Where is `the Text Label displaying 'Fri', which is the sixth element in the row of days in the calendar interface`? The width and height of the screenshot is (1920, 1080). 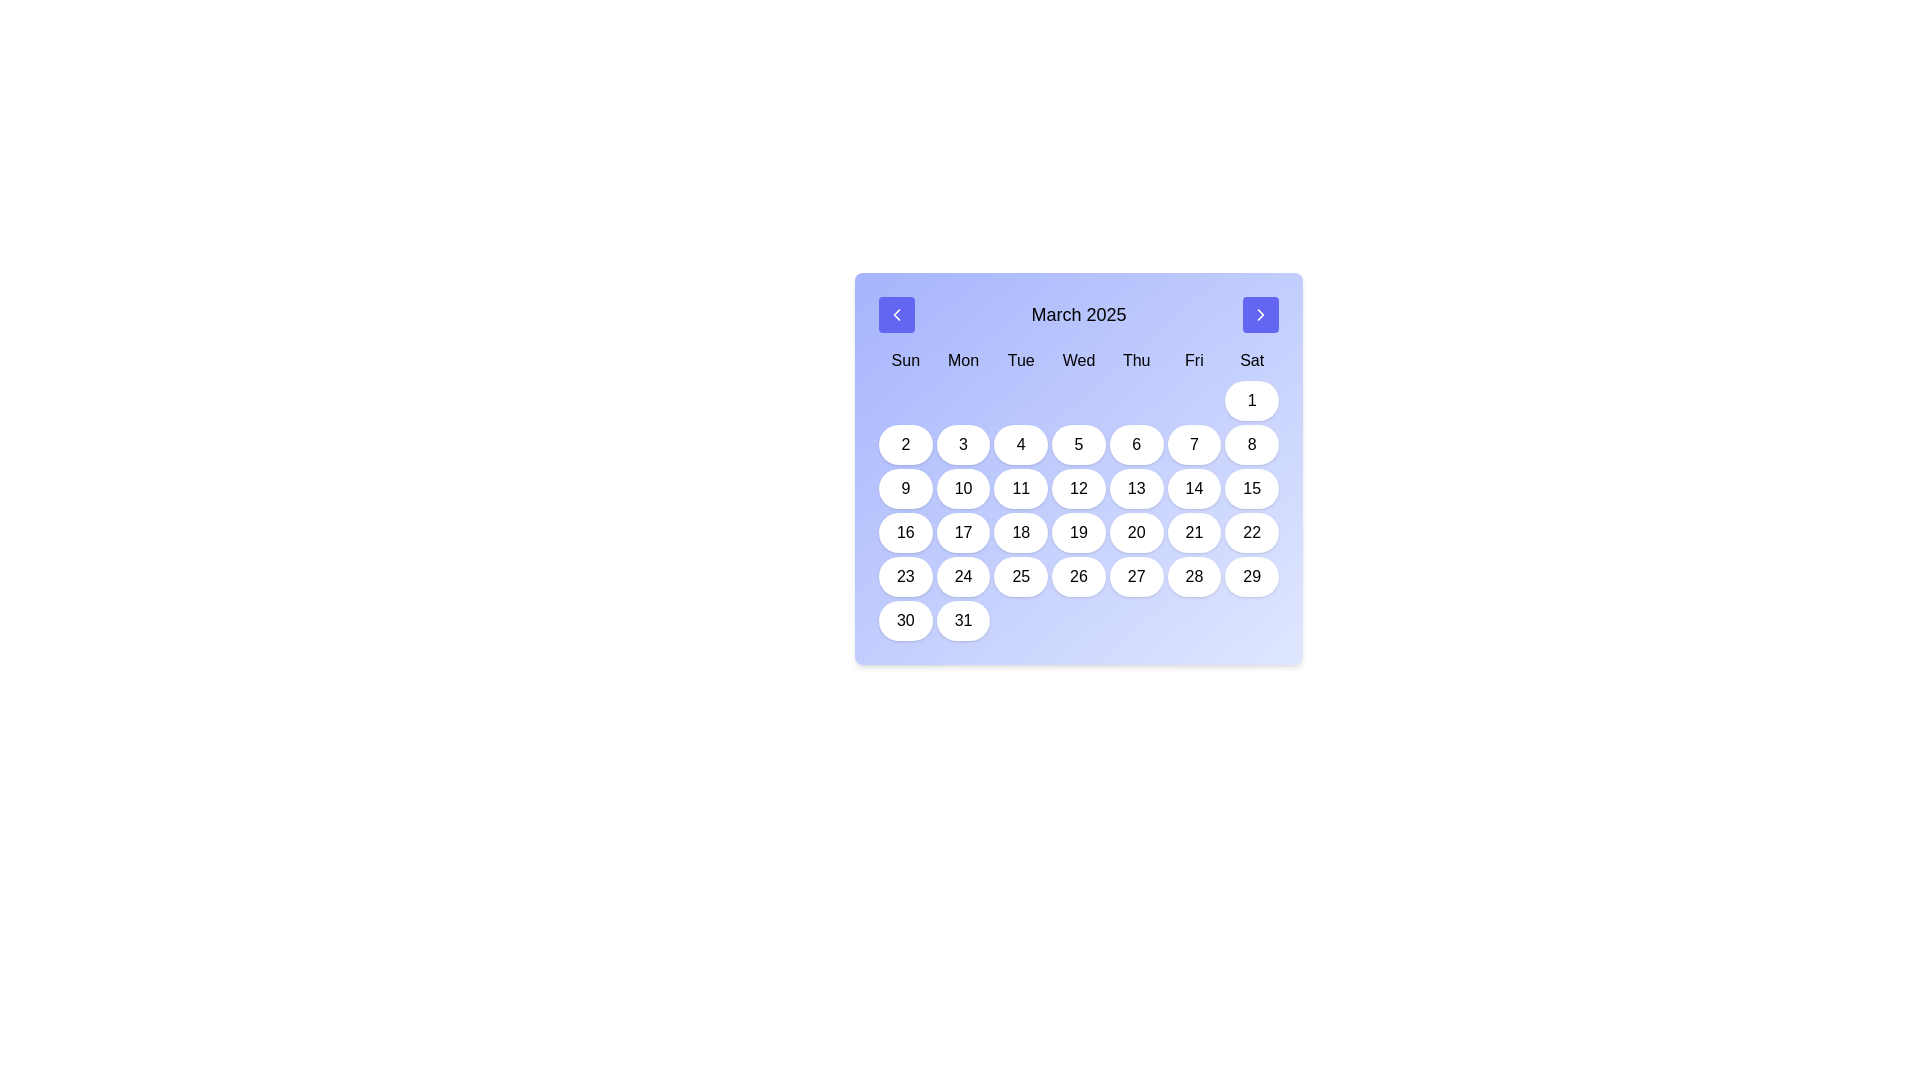 the Text Label displaying 'Fri', which is the sixth element in the row of days in the calendar interface is located at coordinates (1194, 361).